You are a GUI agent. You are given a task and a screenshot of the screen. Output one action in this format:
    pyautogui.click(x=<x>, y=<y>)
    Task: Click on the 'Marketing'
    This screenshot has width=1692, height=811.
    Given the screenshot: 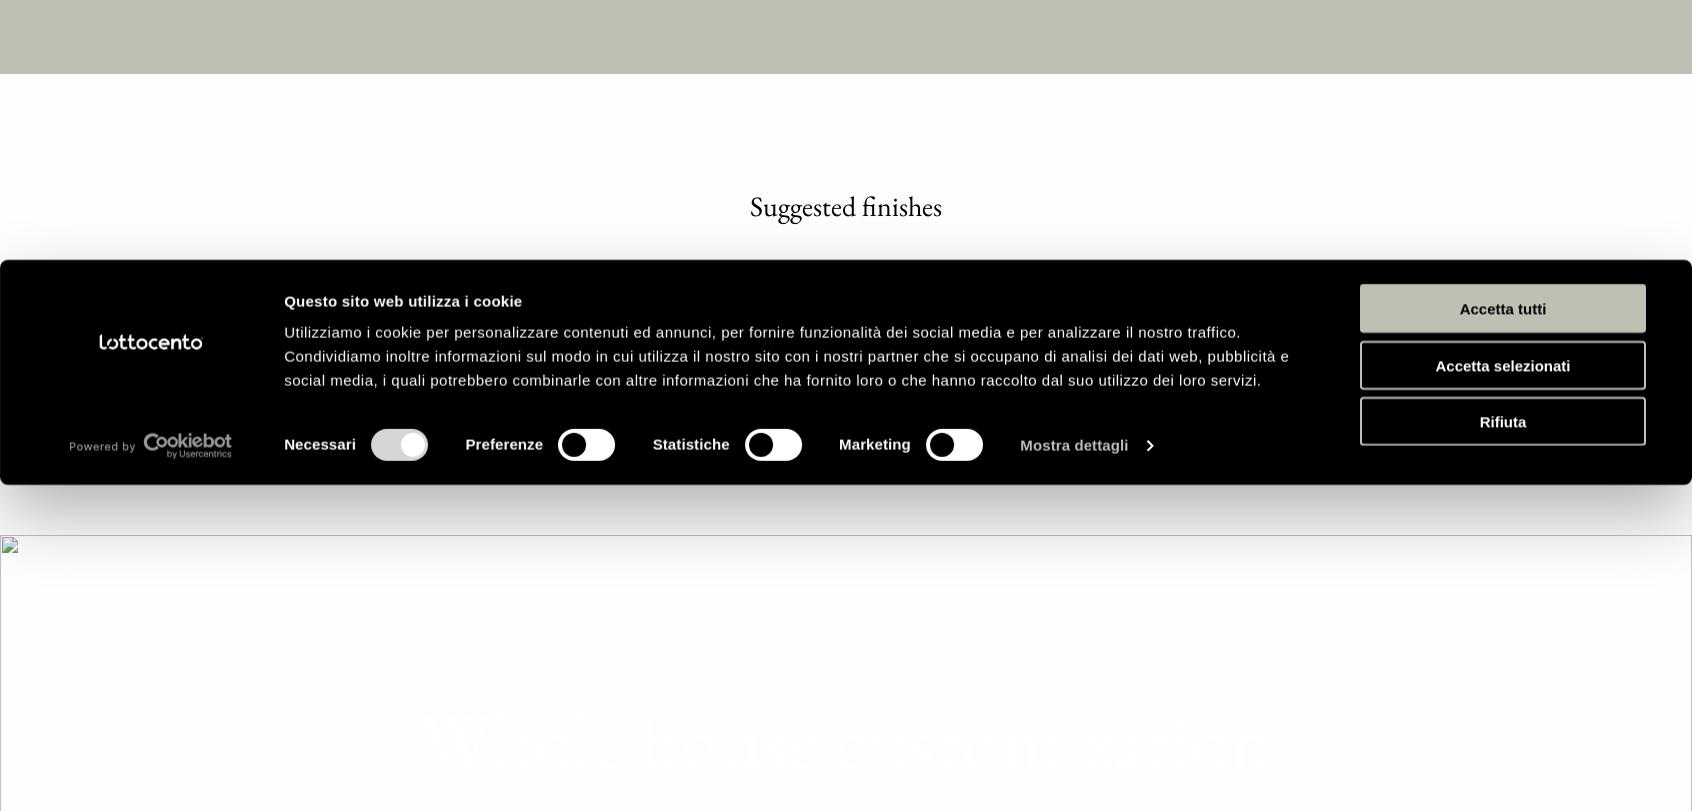 What is the action you would take?
    pyautogui.click(x=873, y=337)
    